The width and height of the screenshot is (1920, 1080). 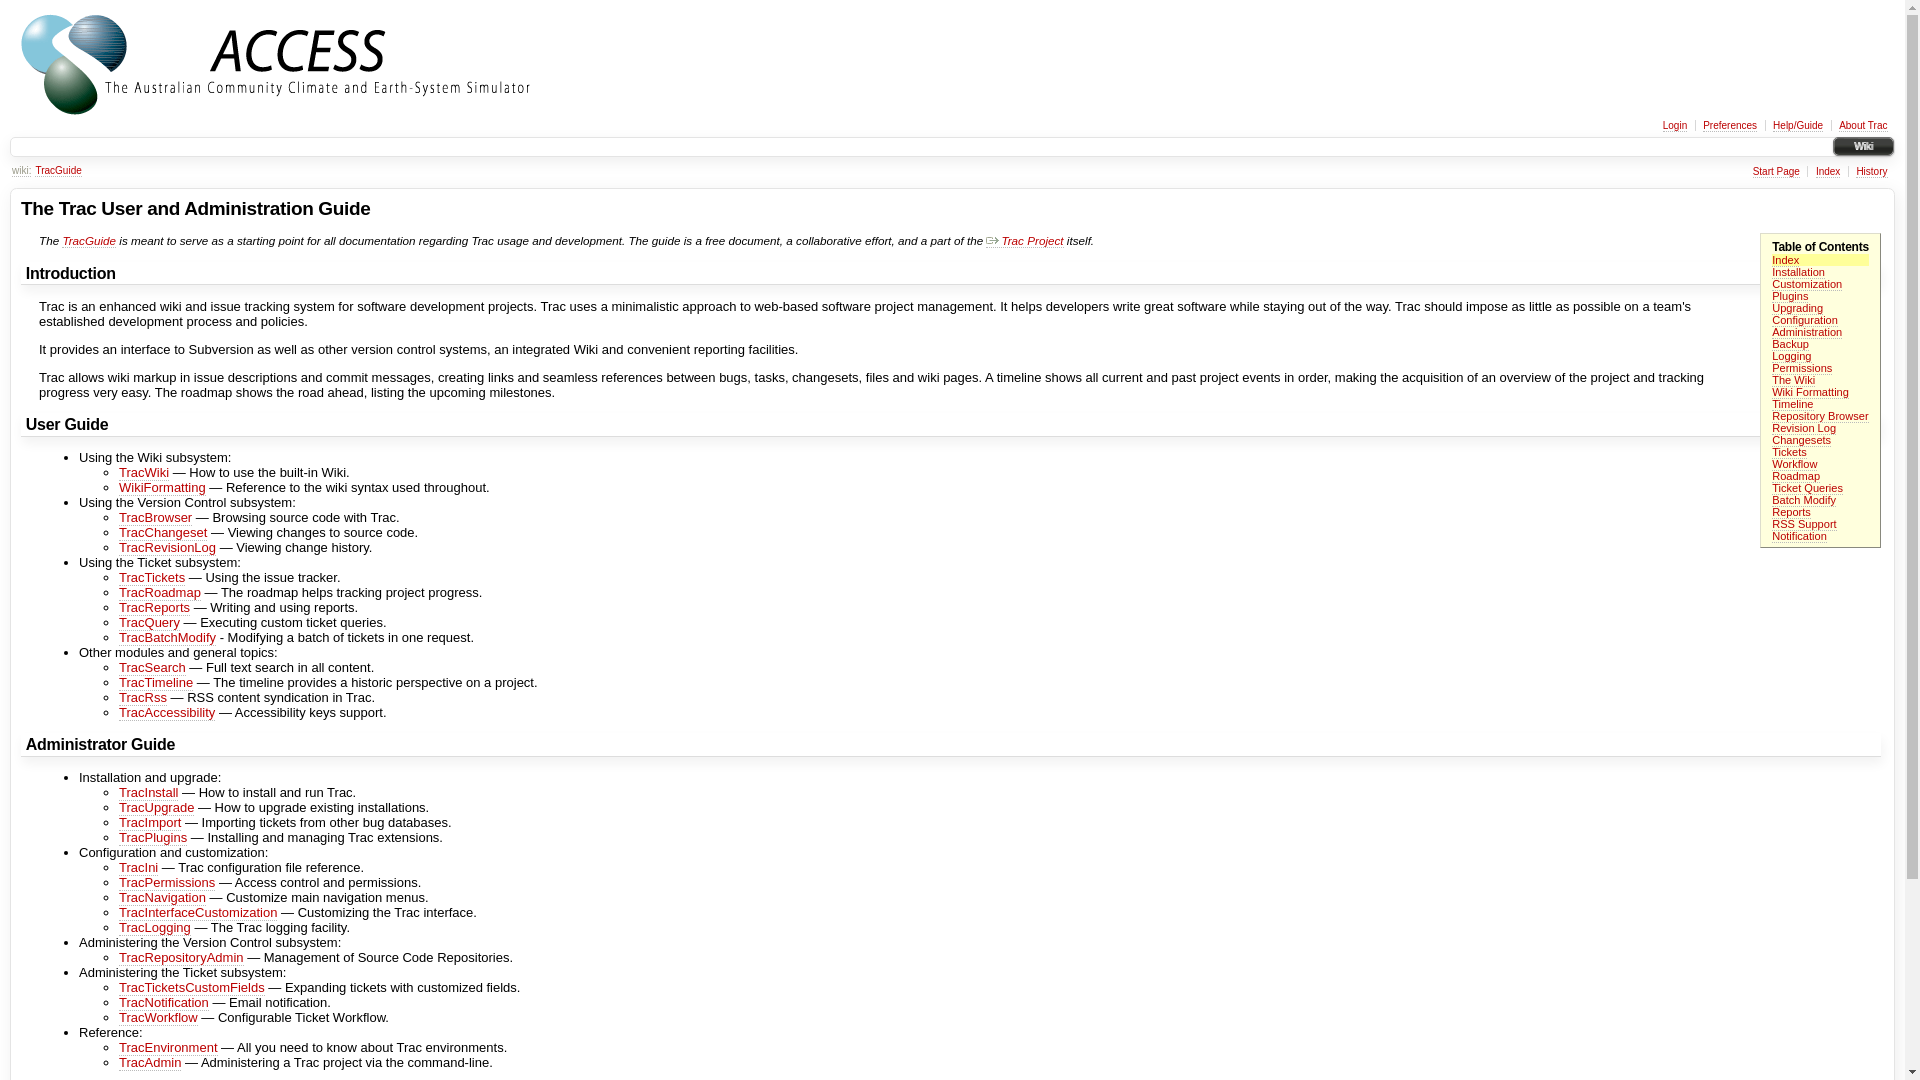 I want to click on 'TracTickets', so click(x=151, y=578).